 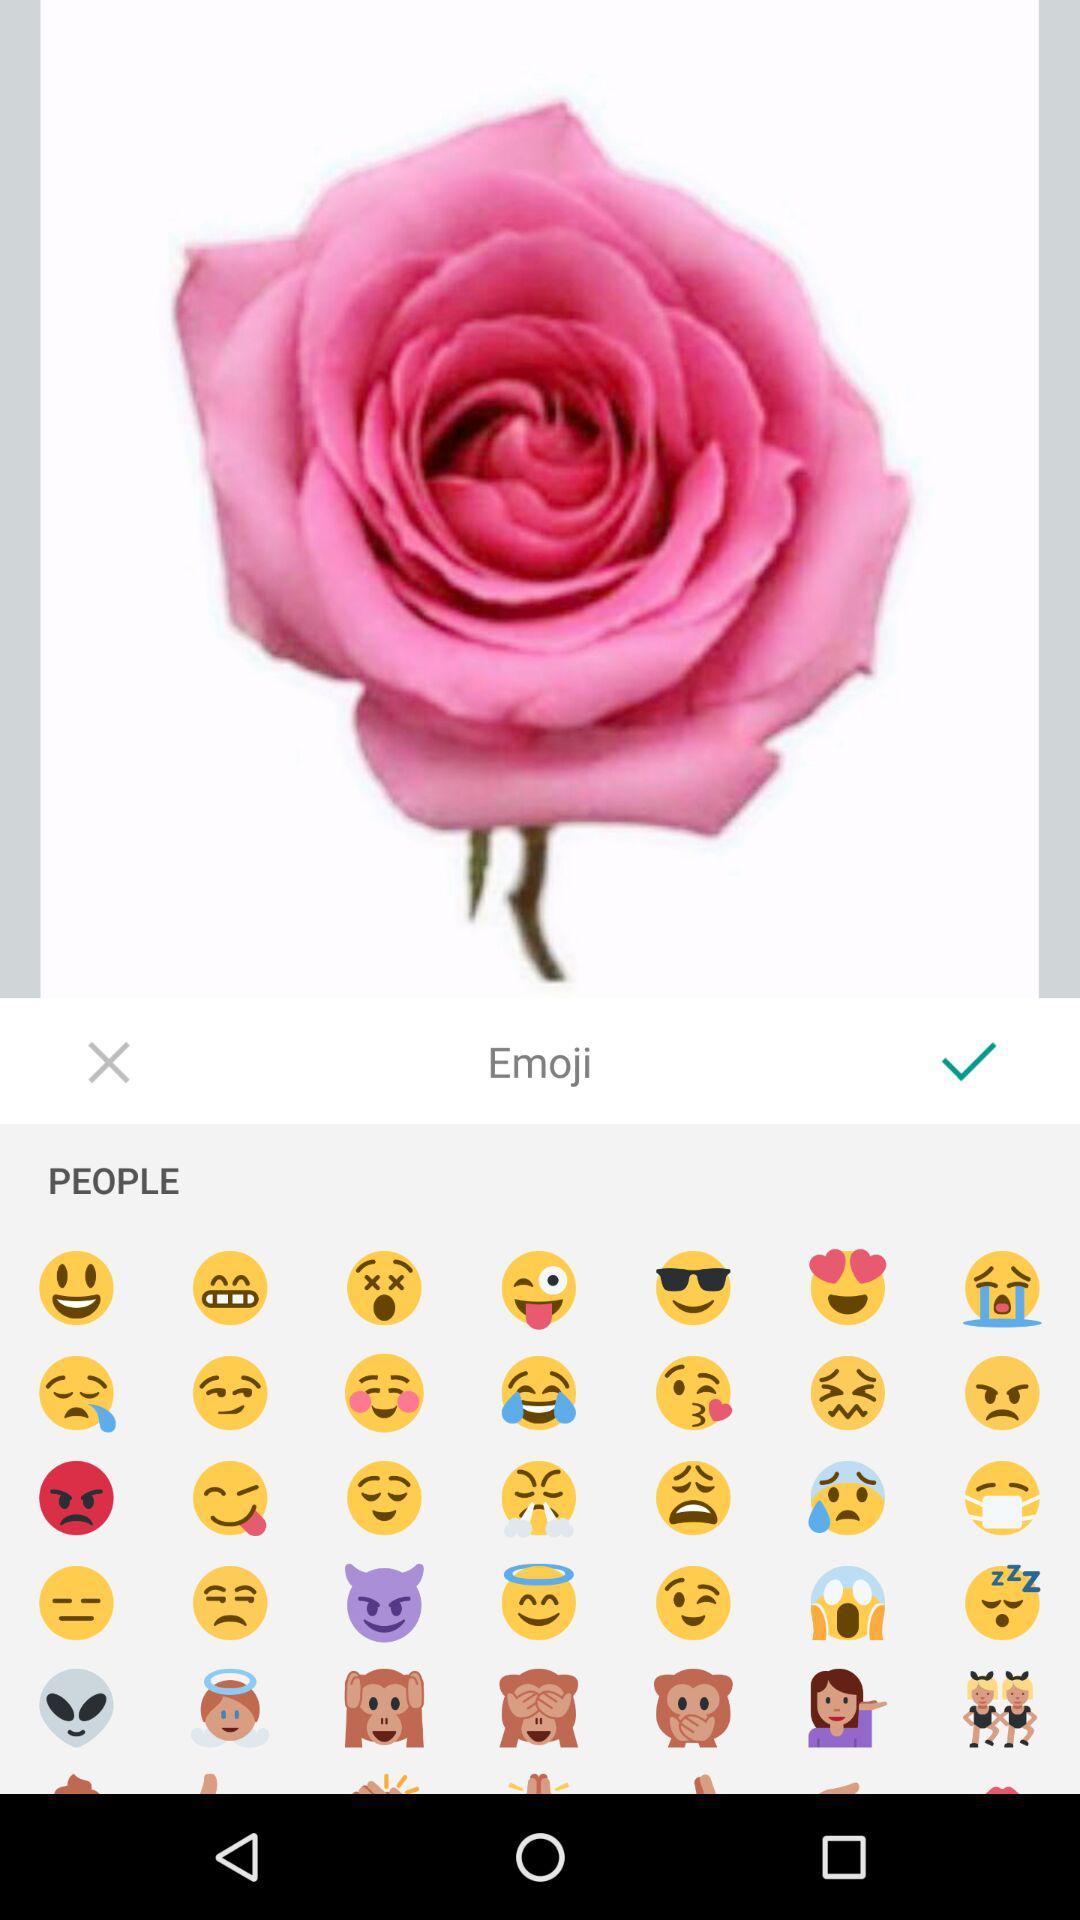 I want to click on tag as sad, so click(x=692, y=1498).